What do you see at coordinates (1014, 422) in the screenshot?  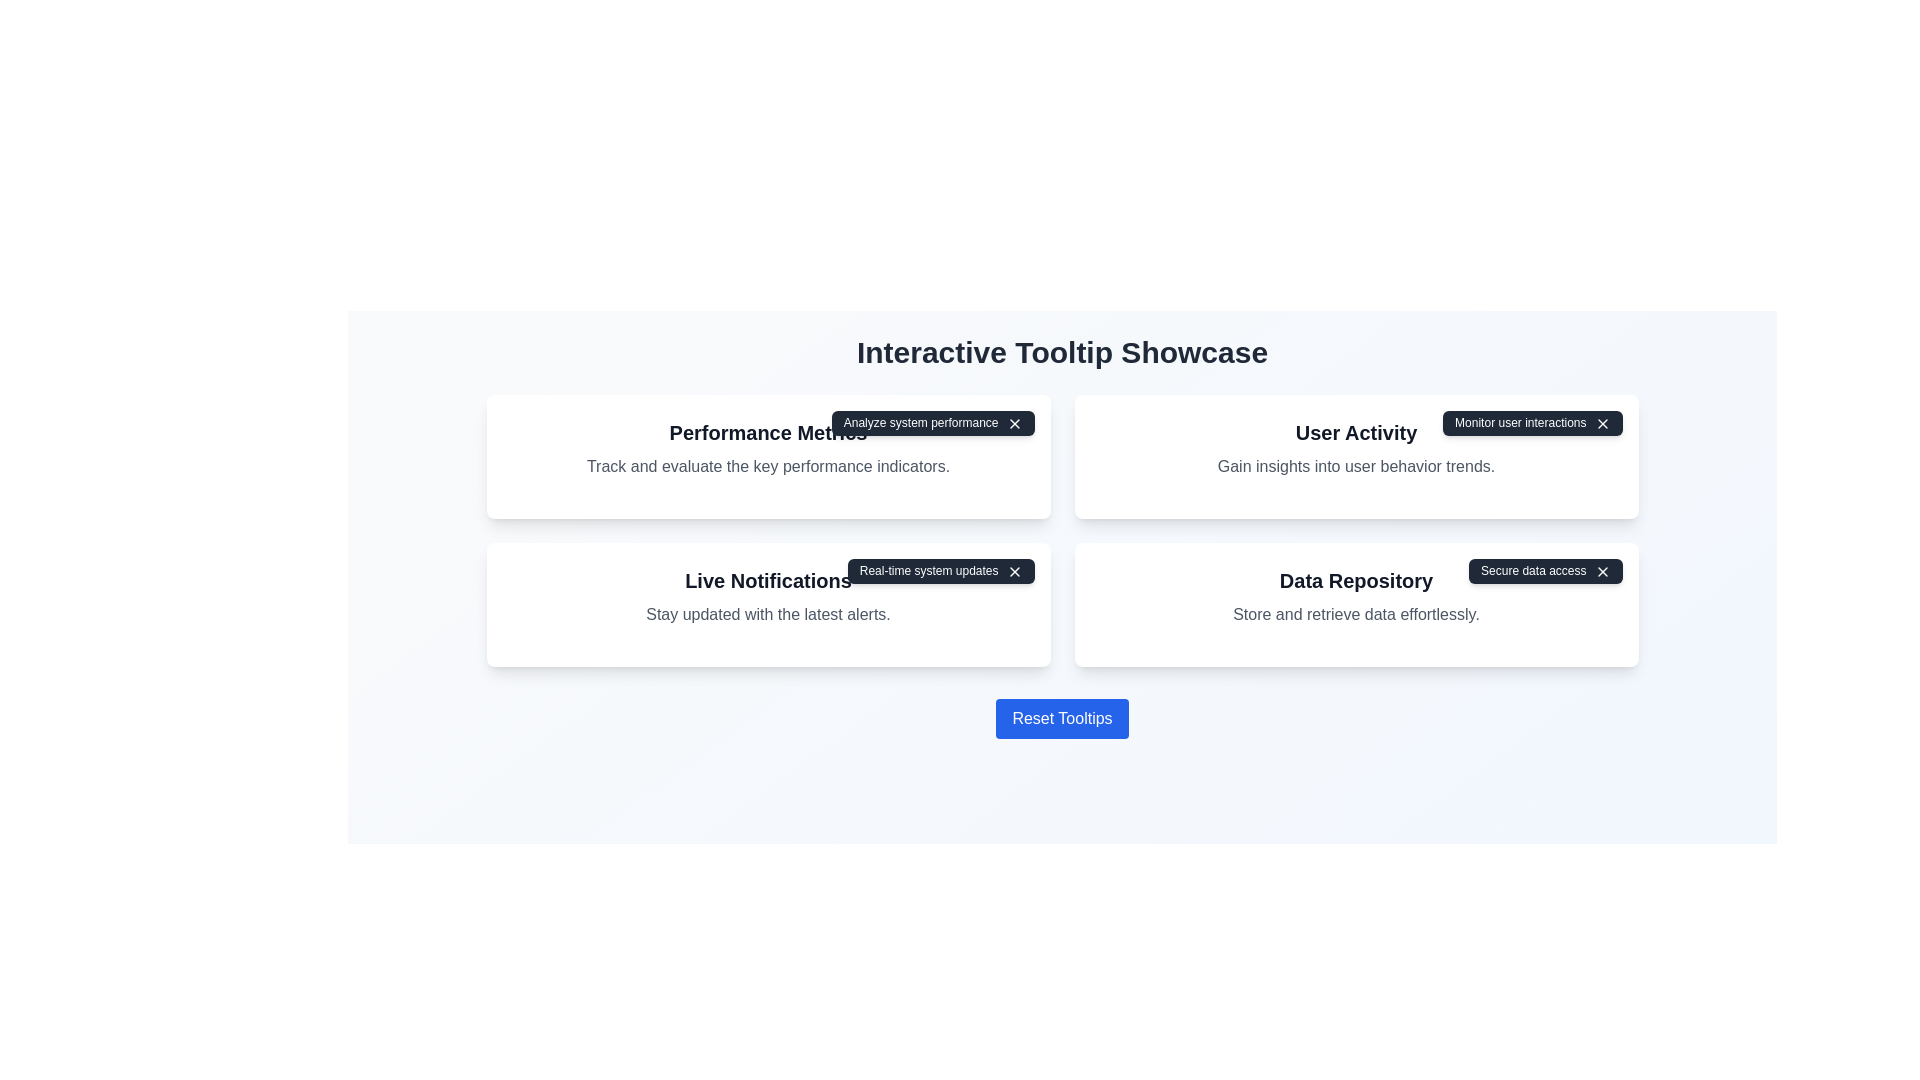 I see `the Close button, a small circular icon with an 'X' symbol, located in the top right corner of the 'Analyze system performance' tooltip` at bounding box center [1014, 422].